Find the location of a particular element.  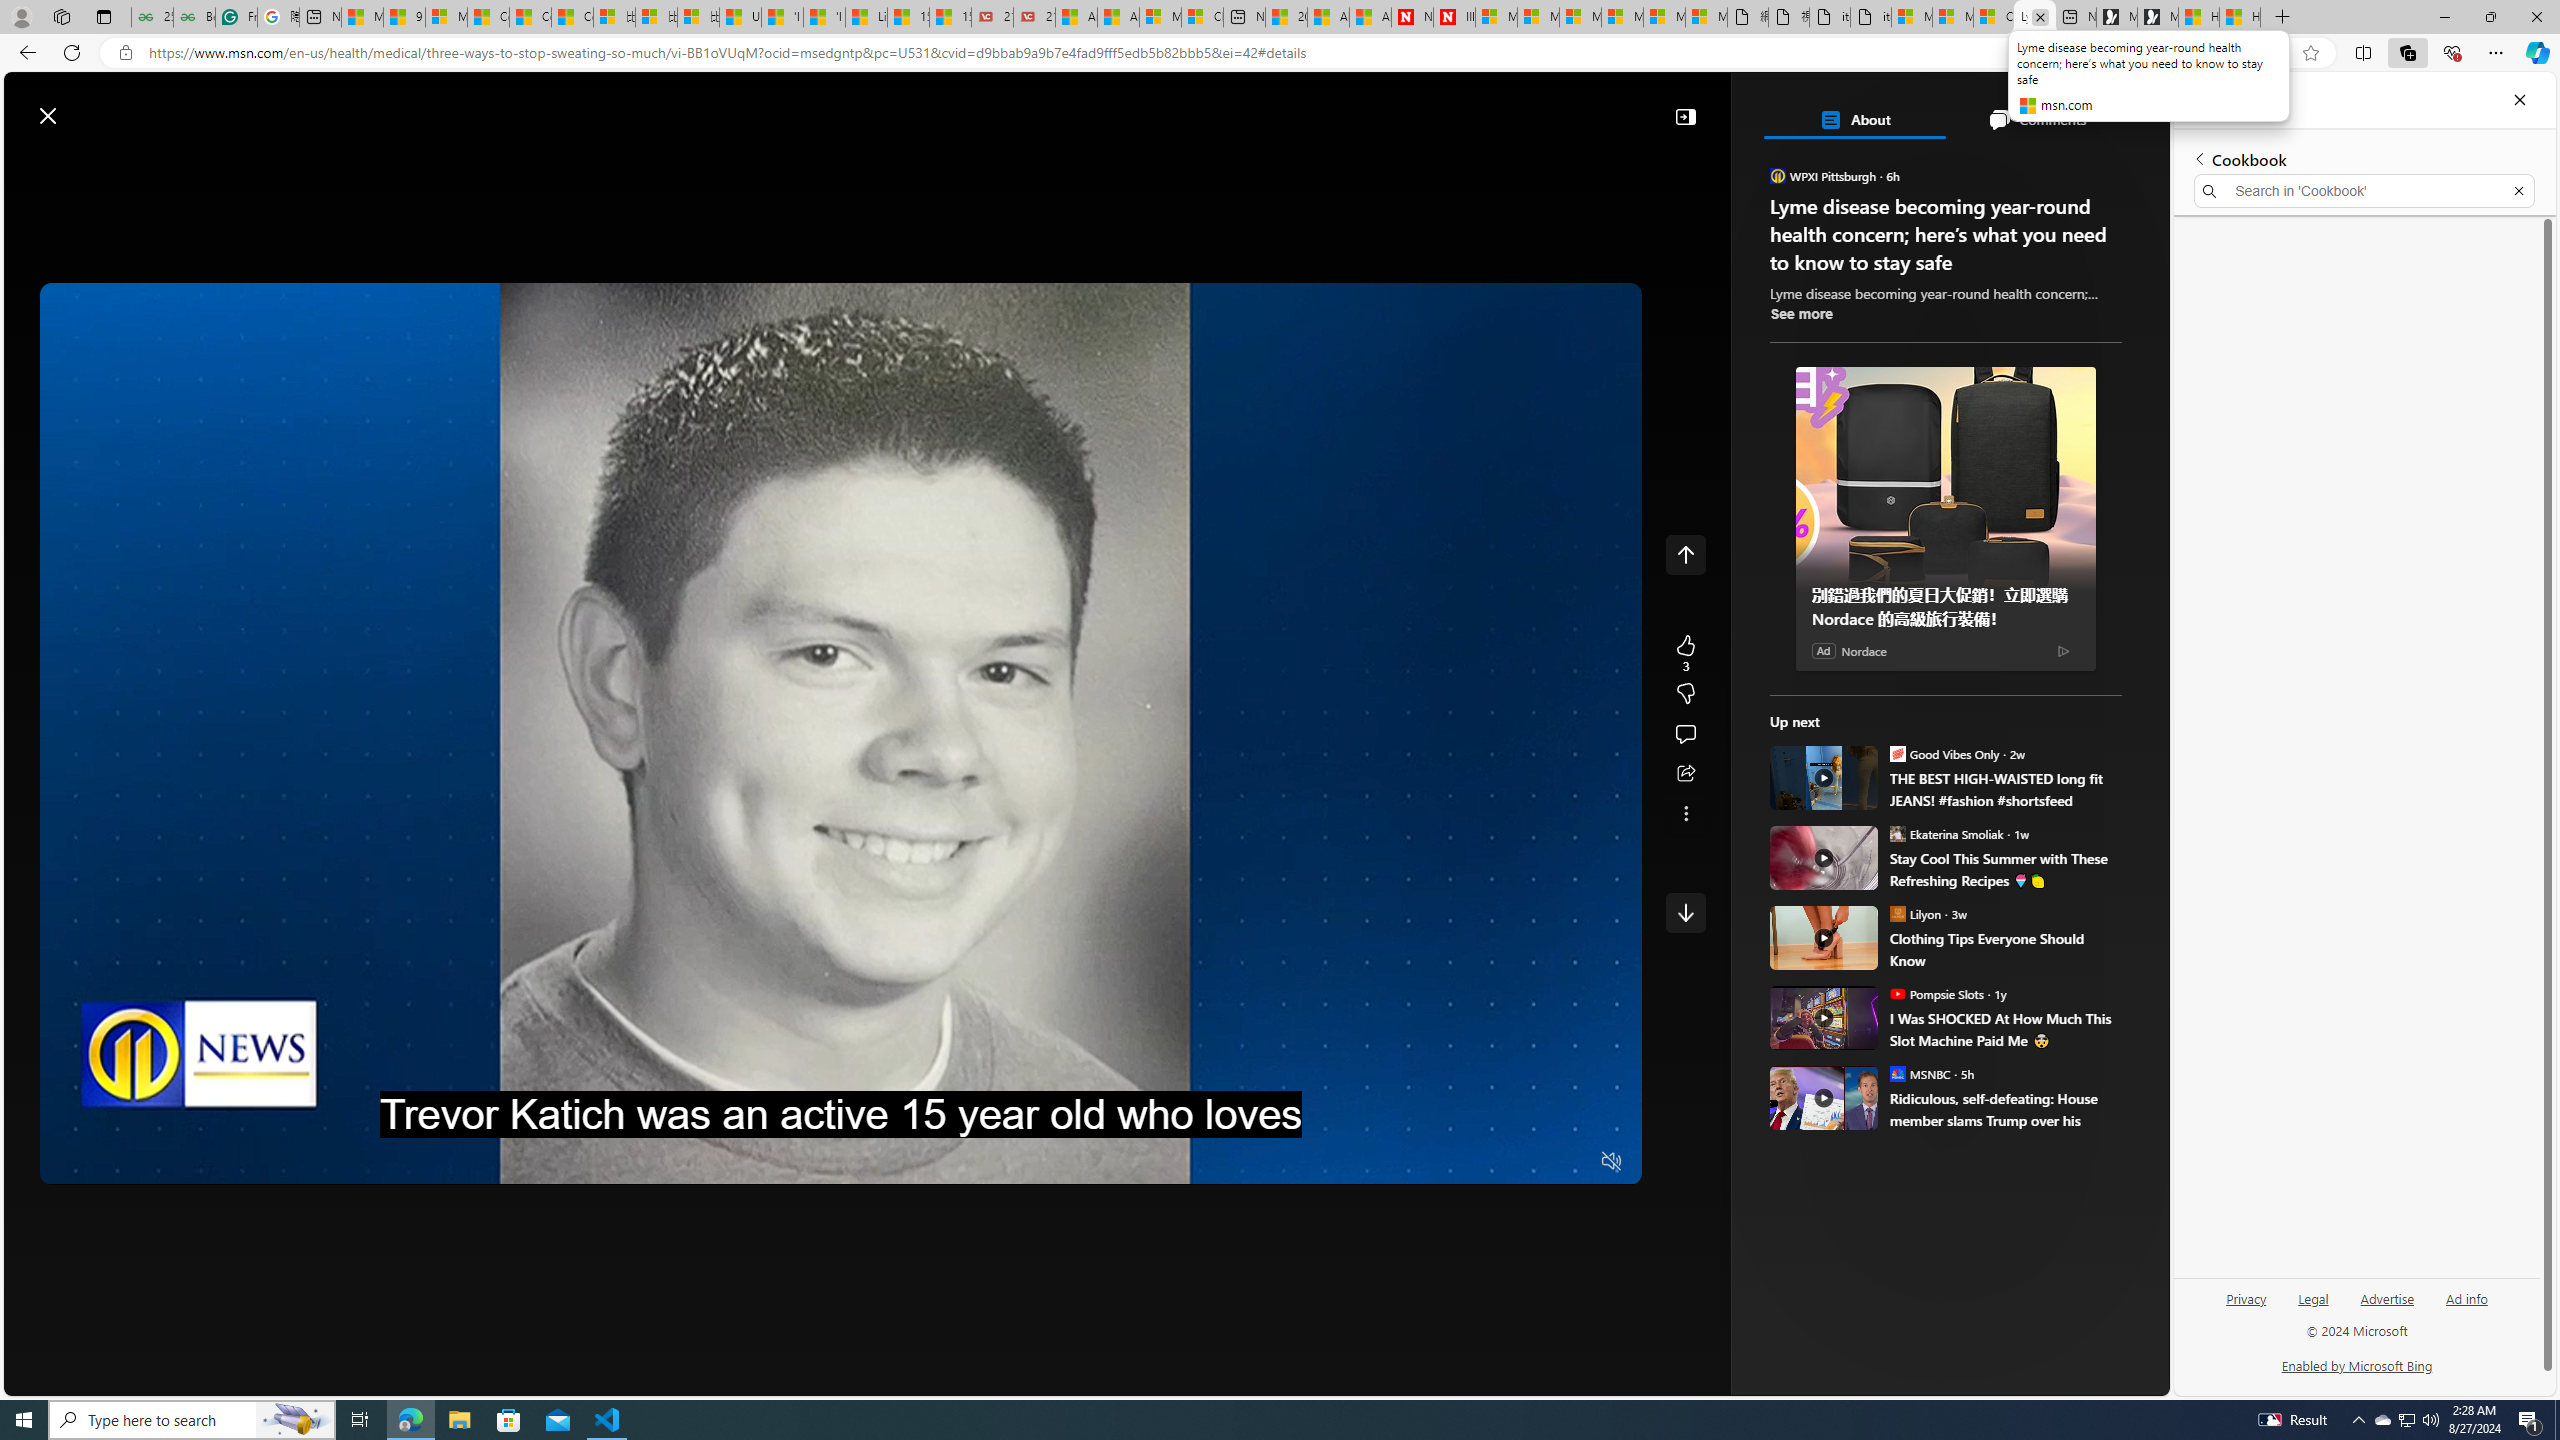

'Best SSL Certificates Provider in India - GeeksforGeeks' is located at coordinates (193, 16).